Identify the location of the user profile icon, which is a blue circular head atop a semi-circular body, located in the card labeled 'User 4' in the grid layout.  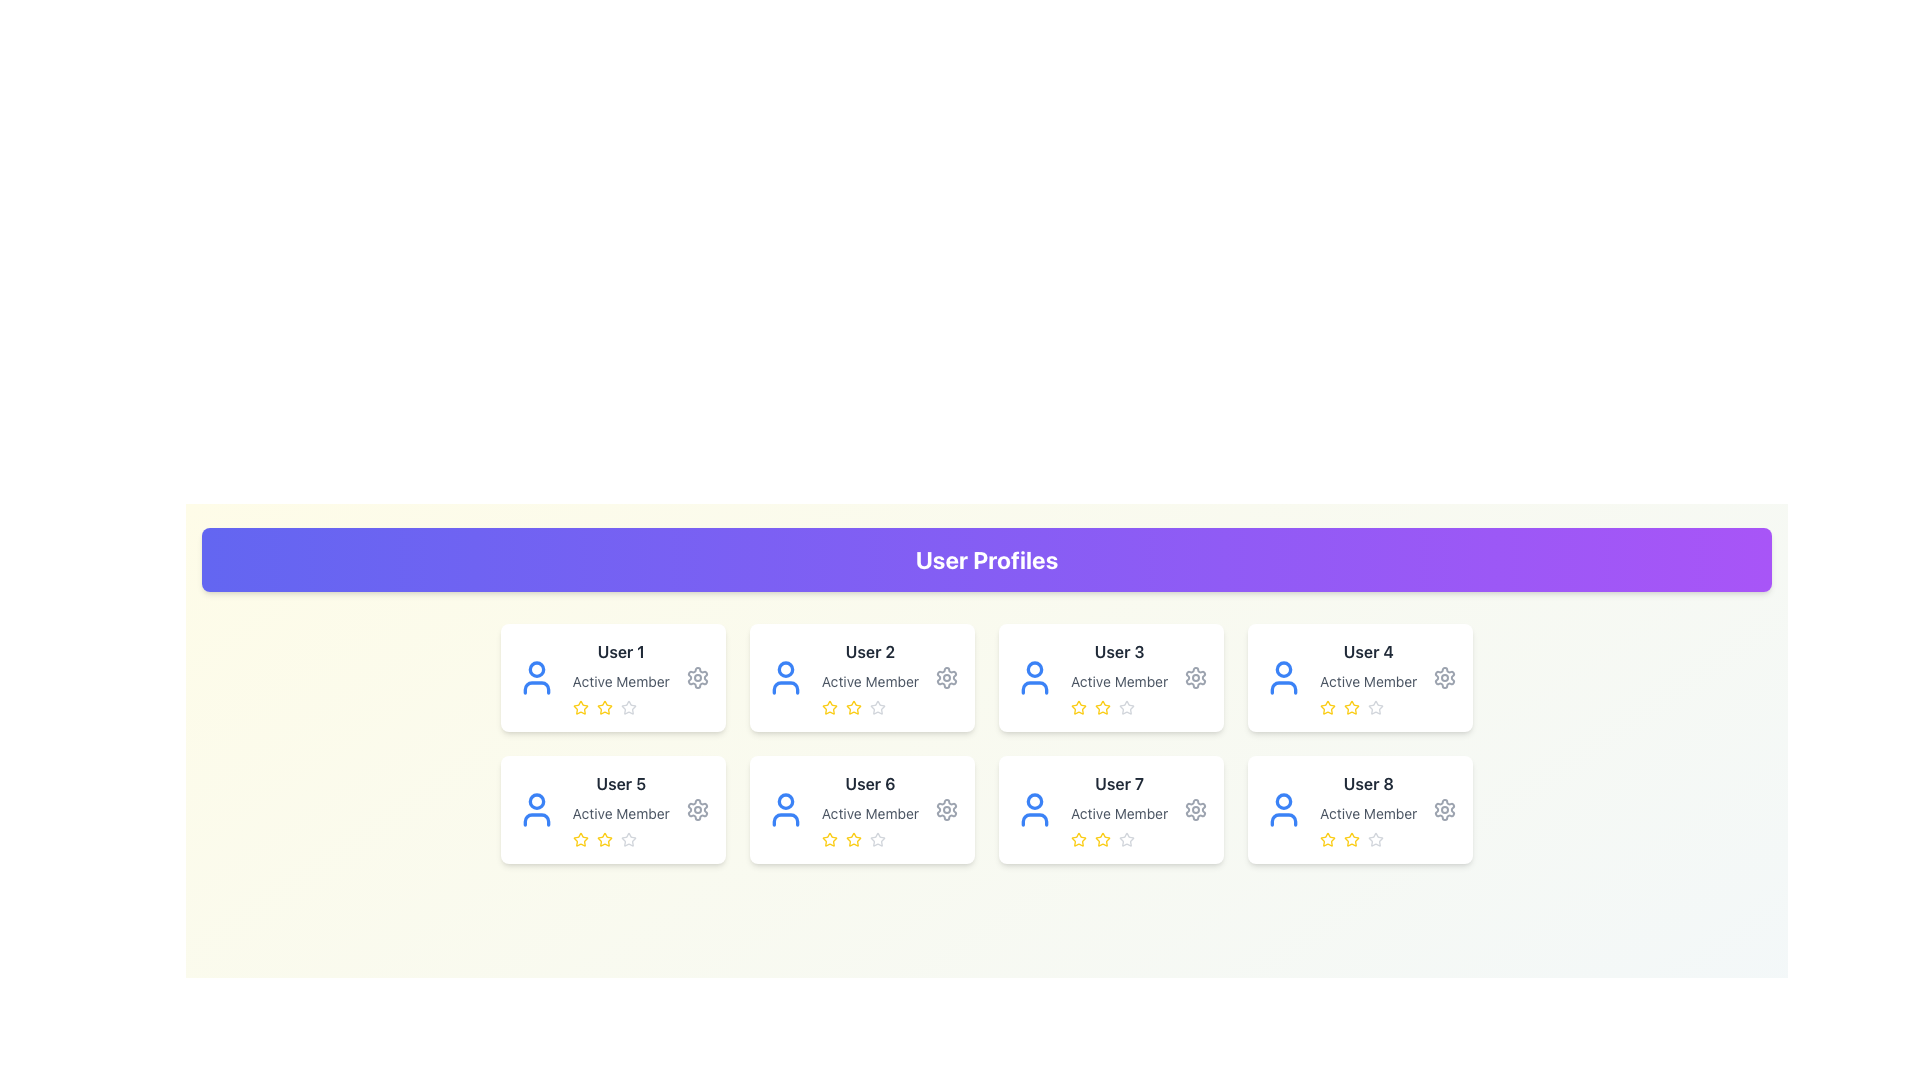
(1284, 677).